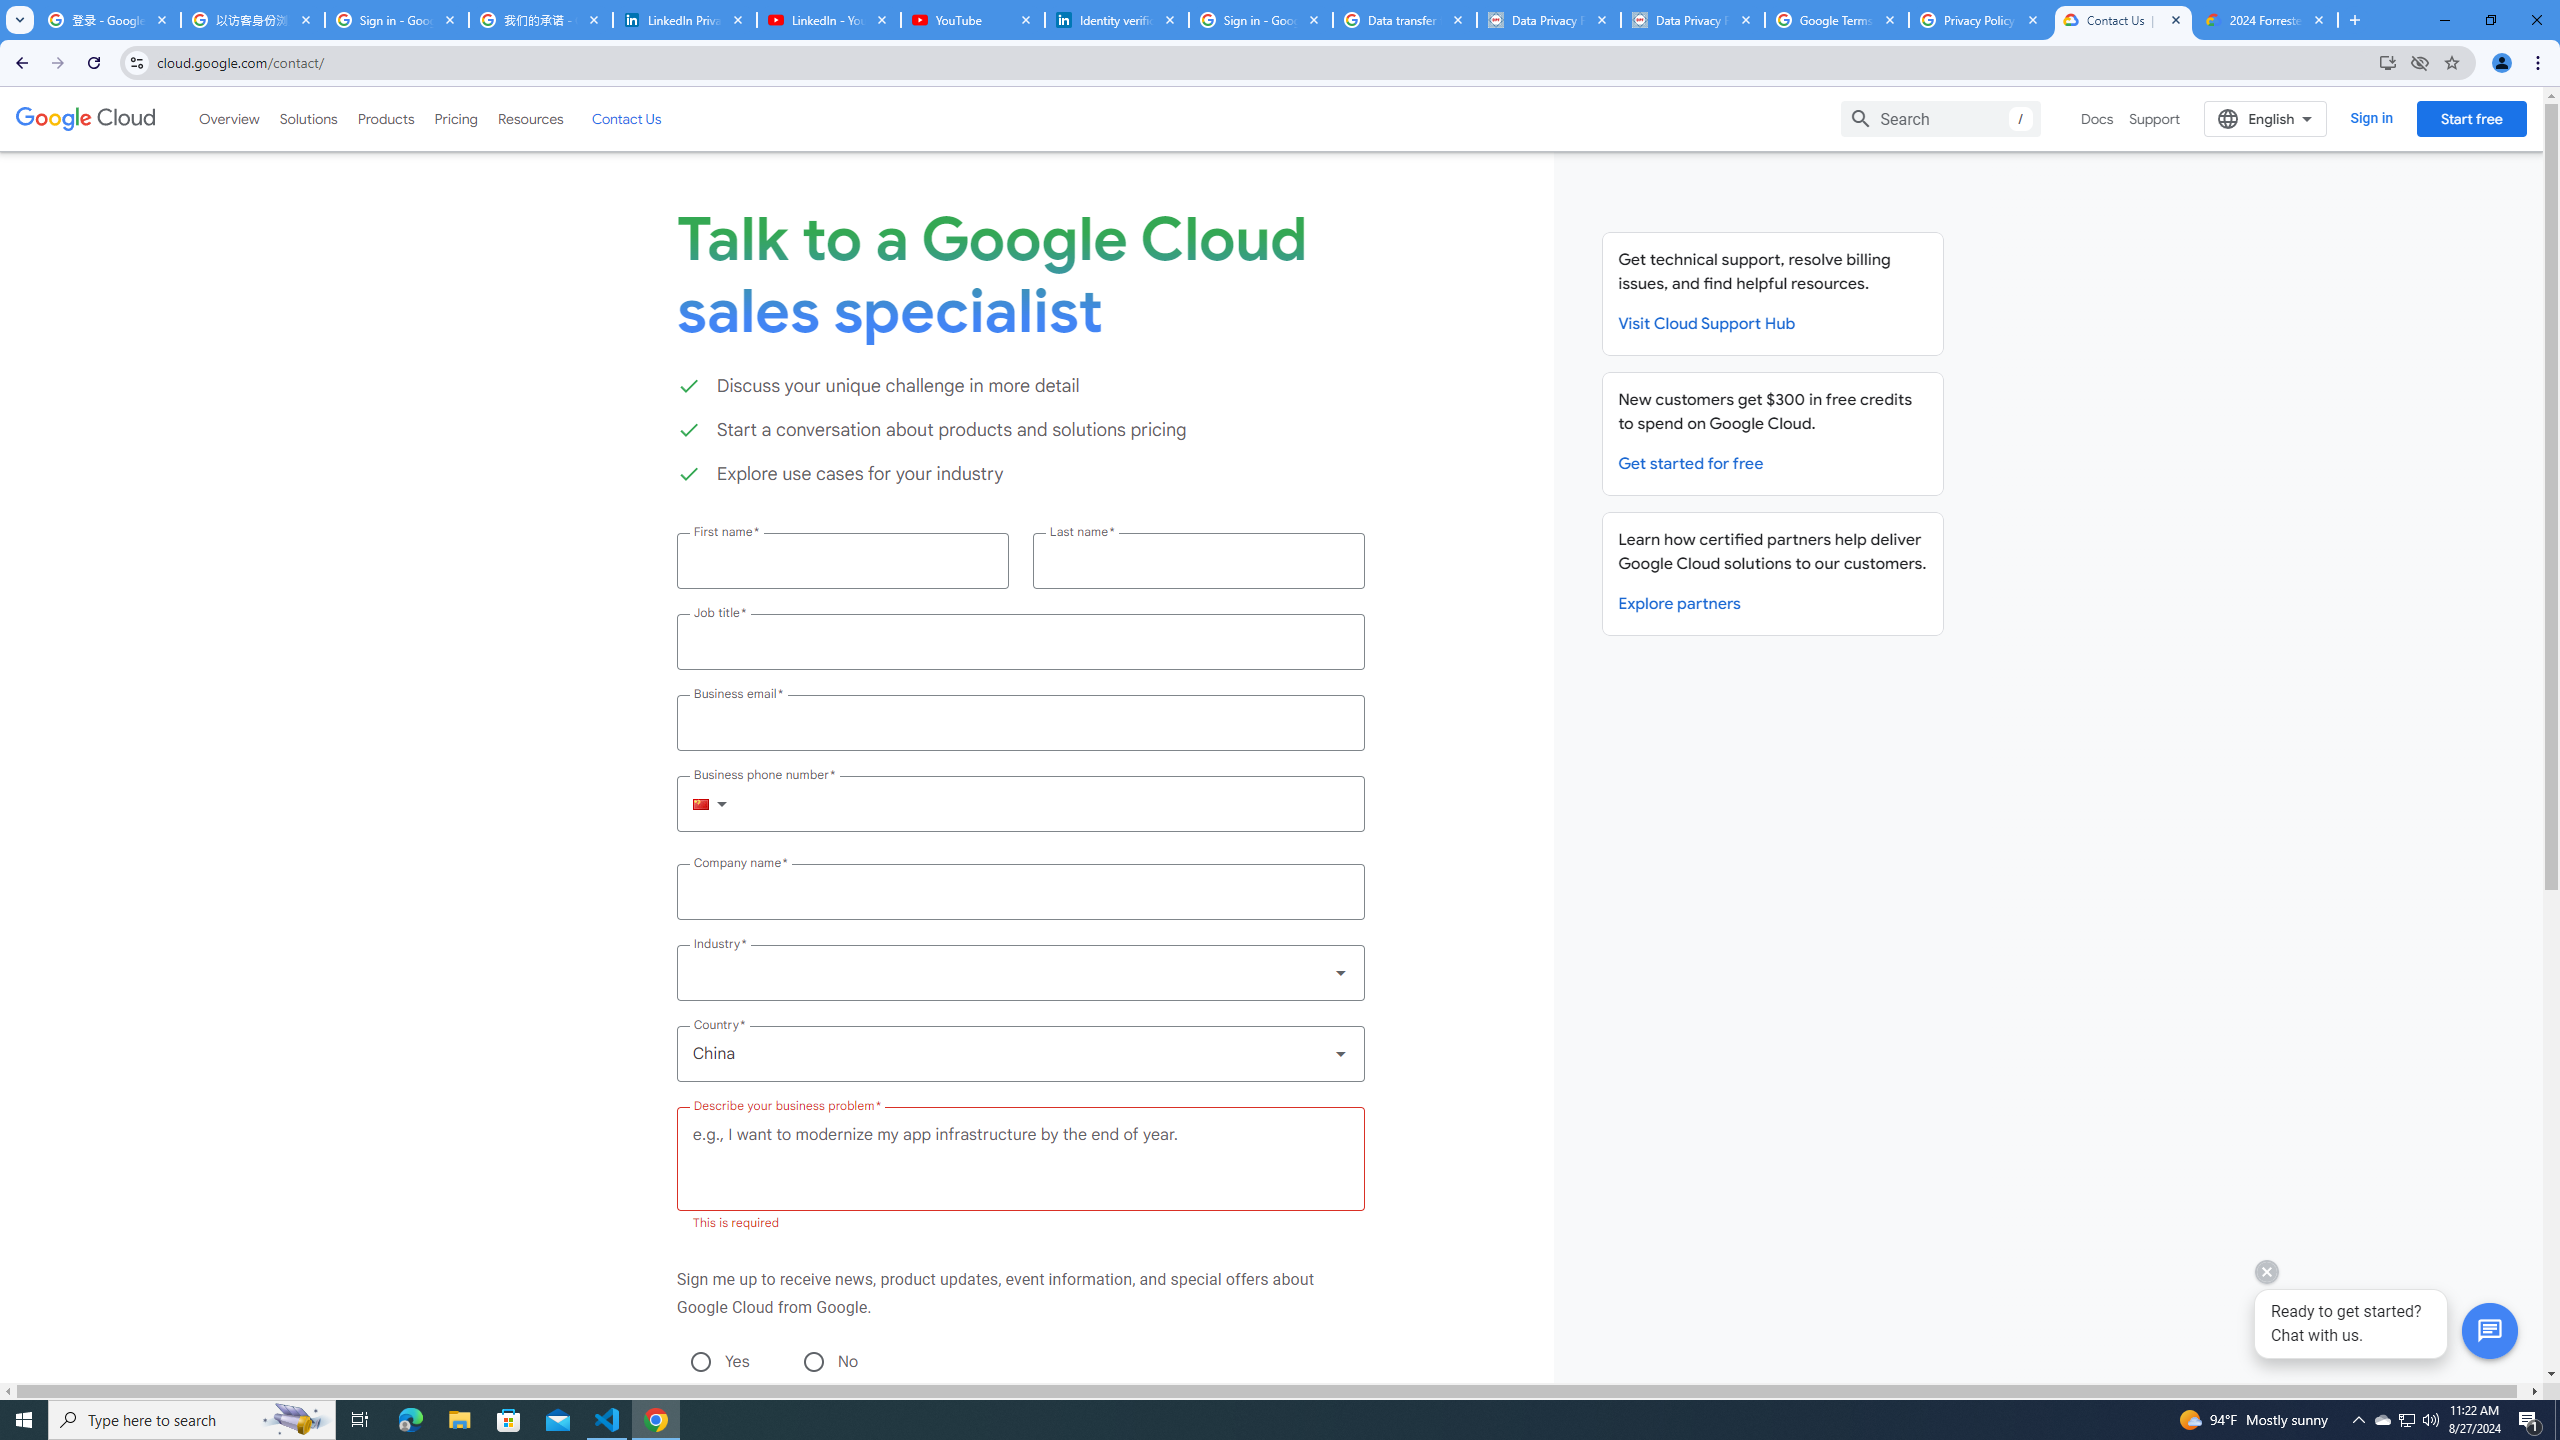 This screenshot has width=2560, height=1440. Describe the element at coordinates (811, 1360) in the screenshot. I see `'No'` at that location.